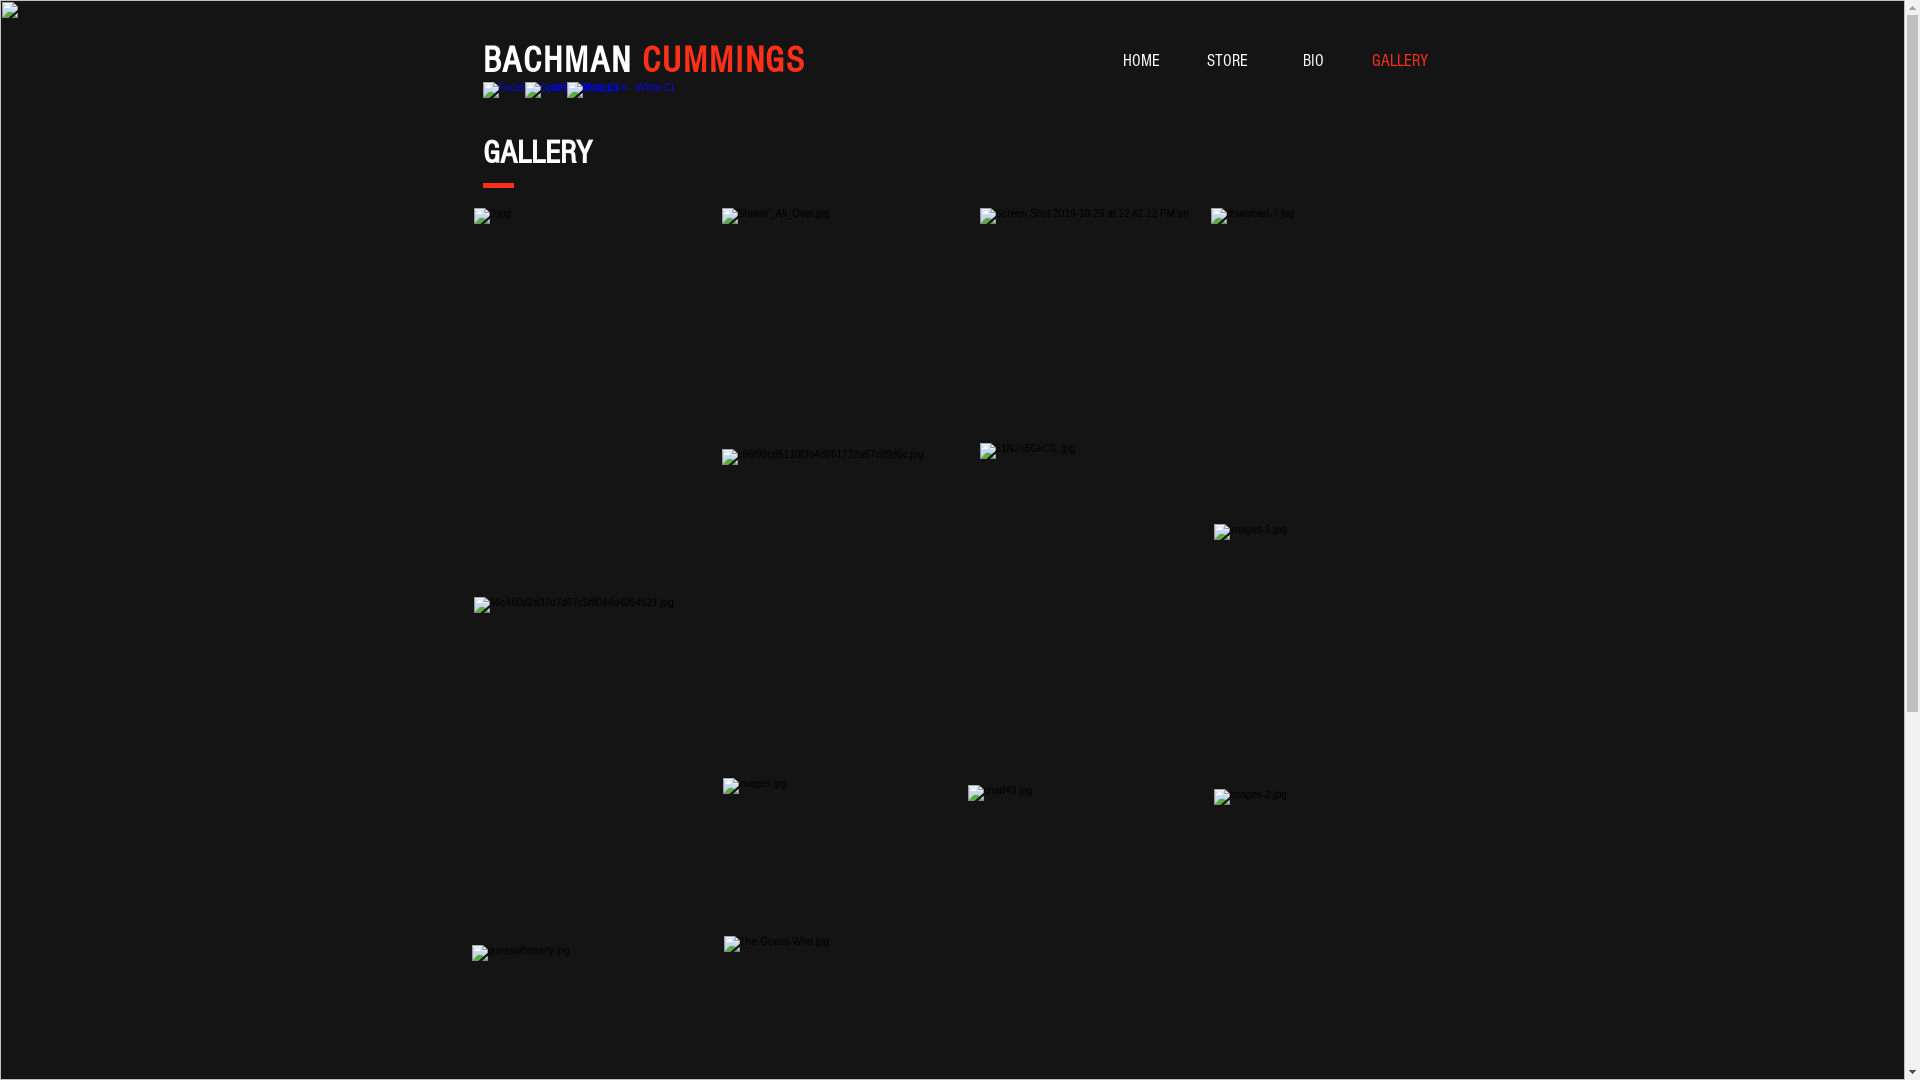 This screenshot has height=1080, width=1920. I want to click on 'BACHMAN CUMMINGS', so click(643, 60).